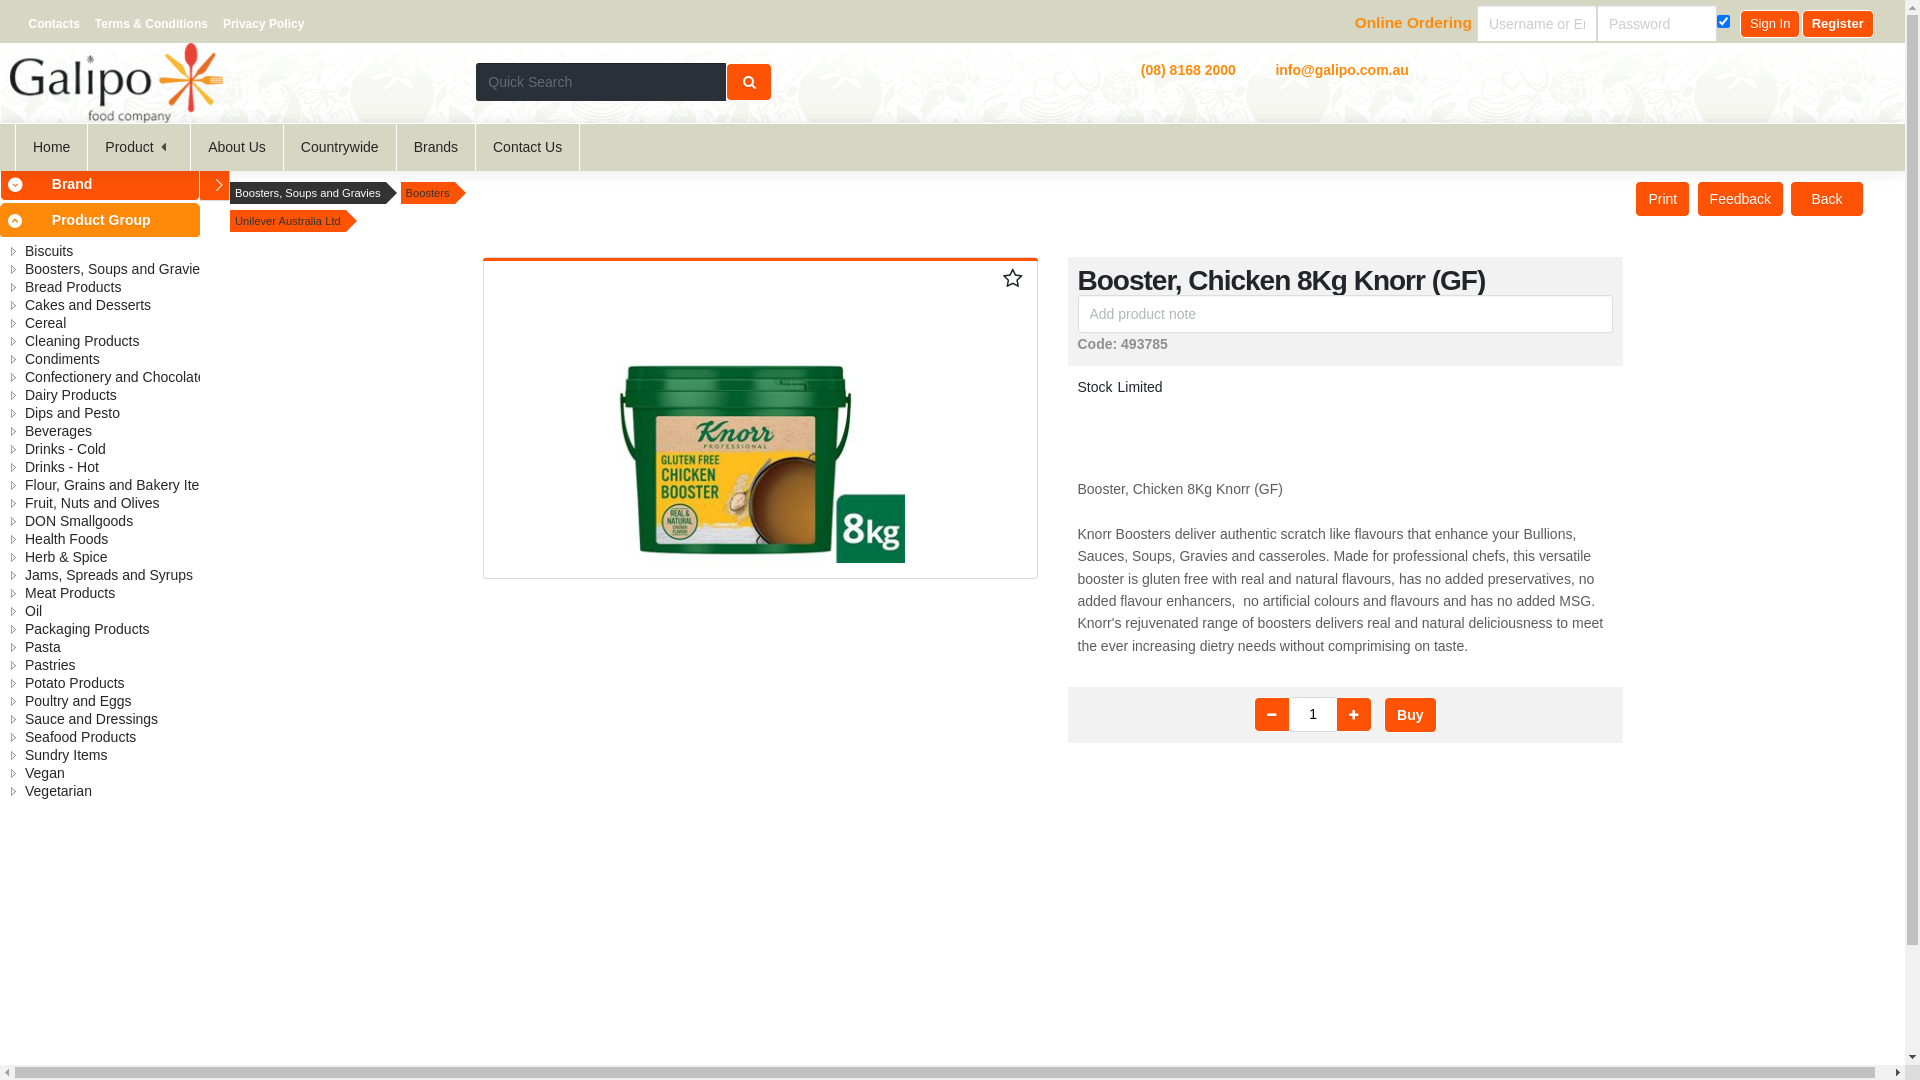  Describe the element at coordinates (1801, 23) in the screenshot. I see `'Register'` at that location.